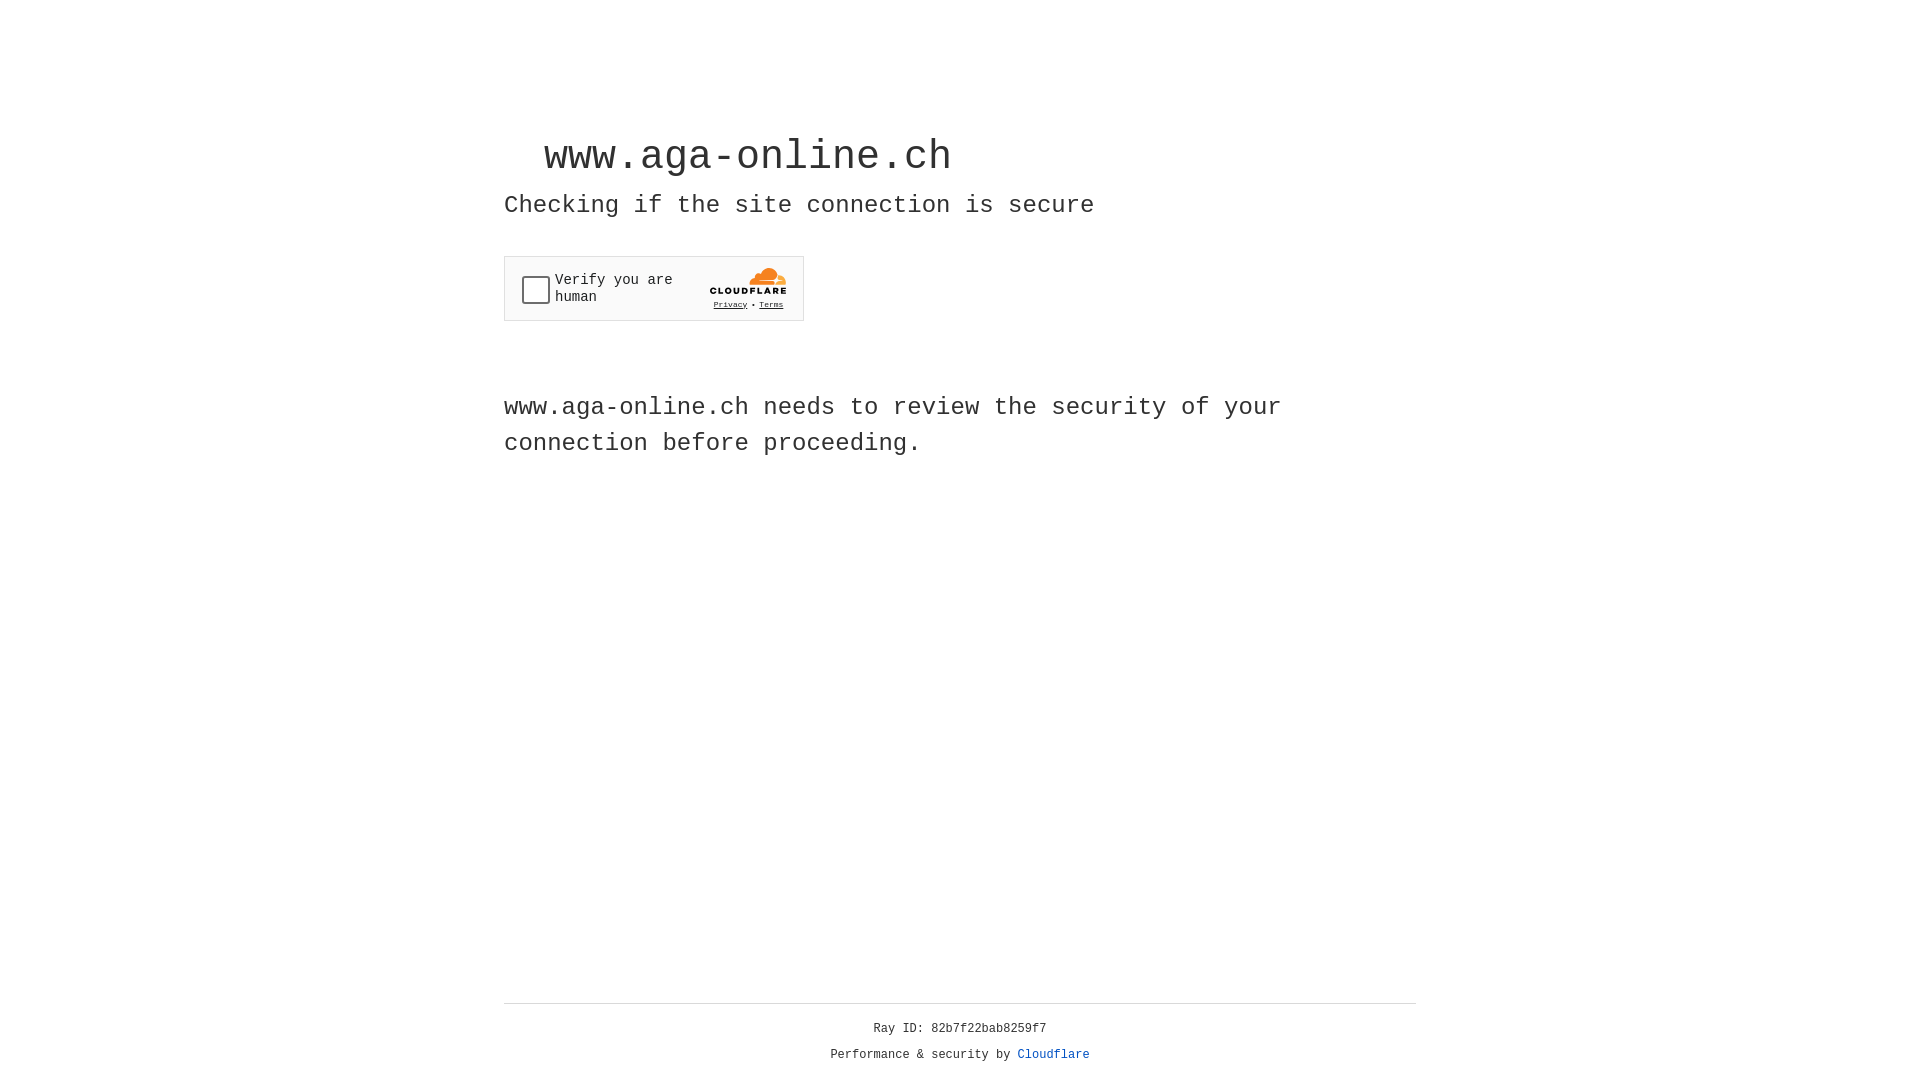  I want to click on 'Widget containing a Cloudflare security challenge', so click(653, 288).